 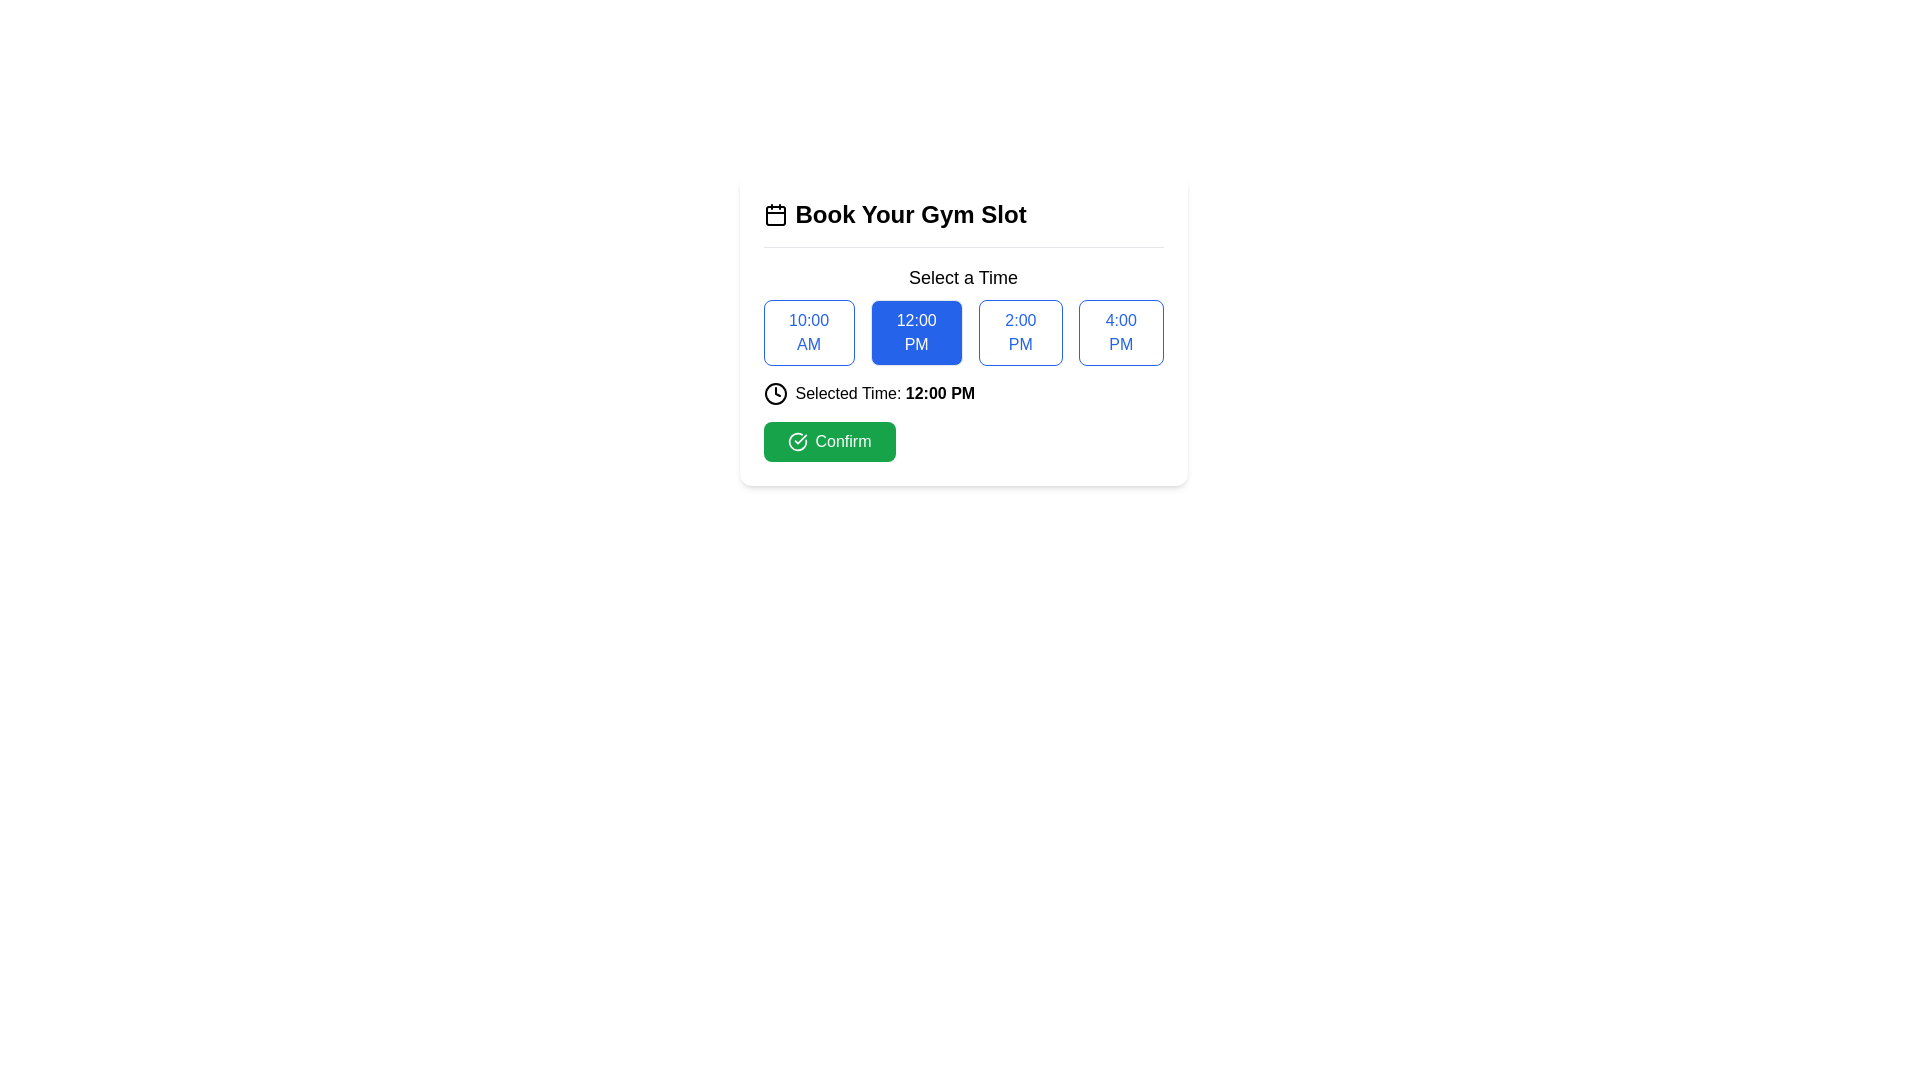 What do you see at coordinates (1020, 331) in the screenshot?
I see `the button that allows users to select a time slot, located in the 'Select a Time' section between the '12:00 PM' and '4:00 PM' buttons` at bounding box center [1020, 331].